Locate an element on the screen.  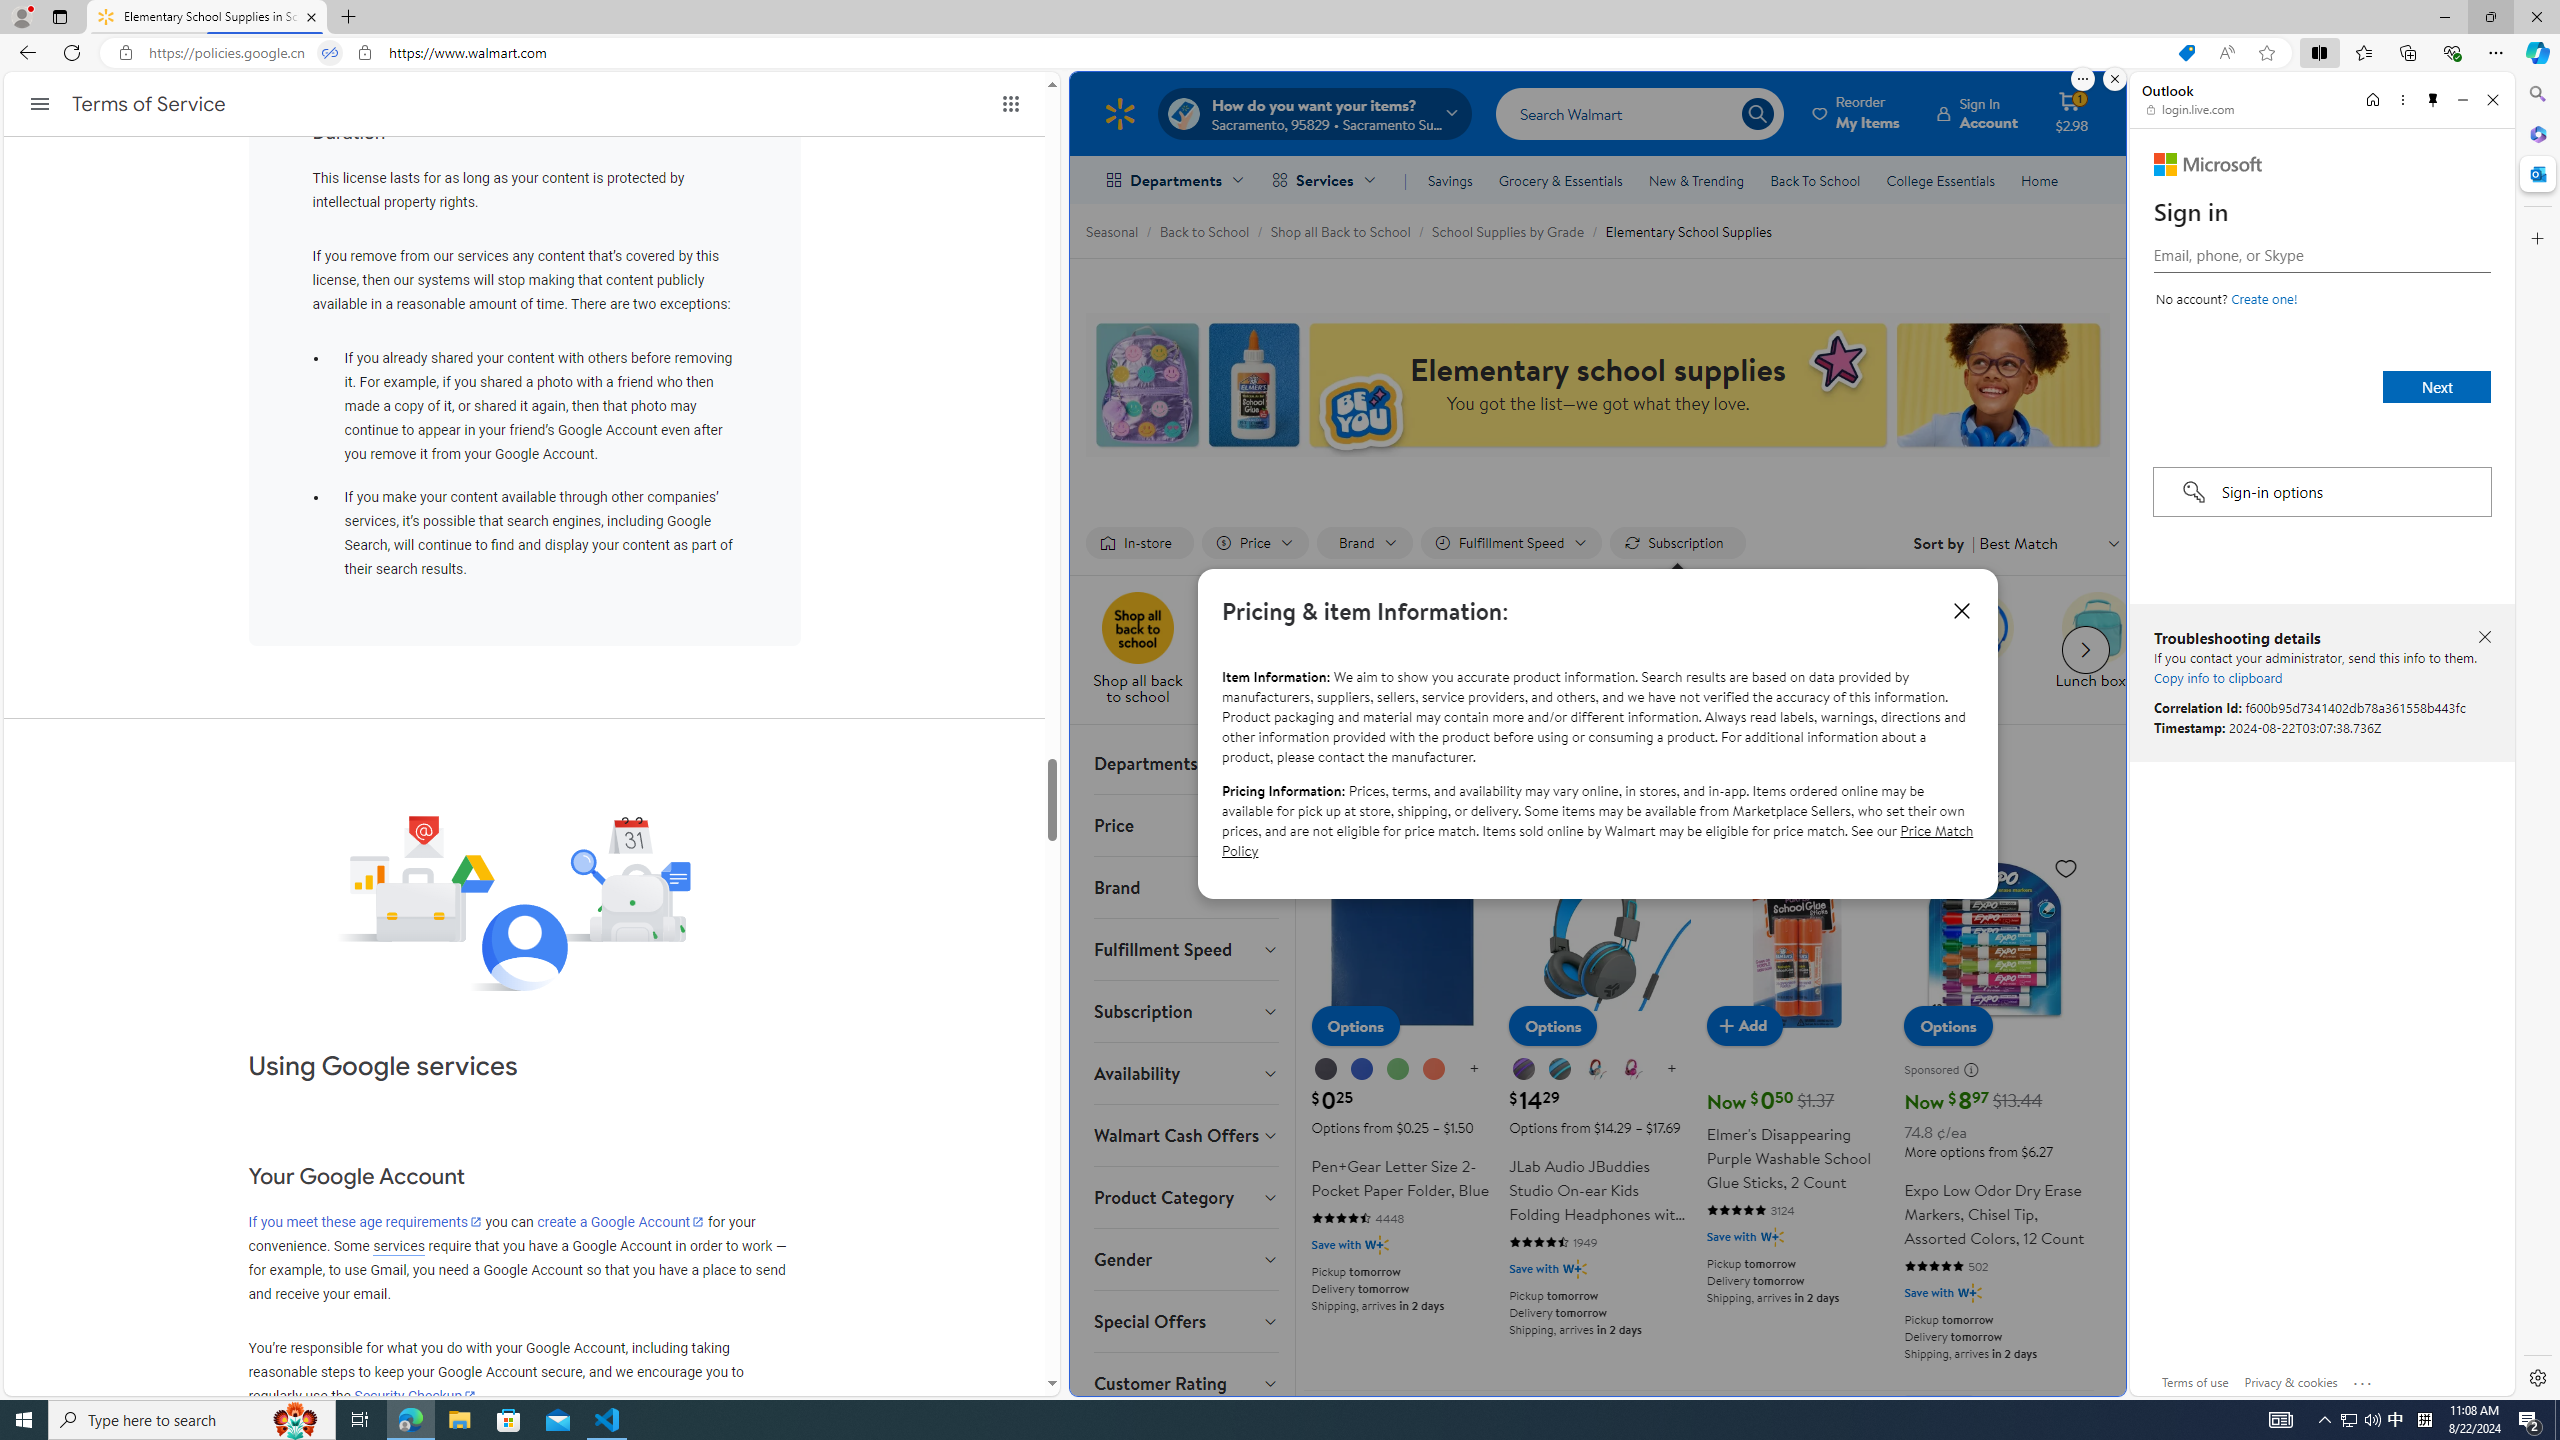
'This site has coupons! Shopping in Microsoft Edge, 7' is located at coordinates (2185, 53).